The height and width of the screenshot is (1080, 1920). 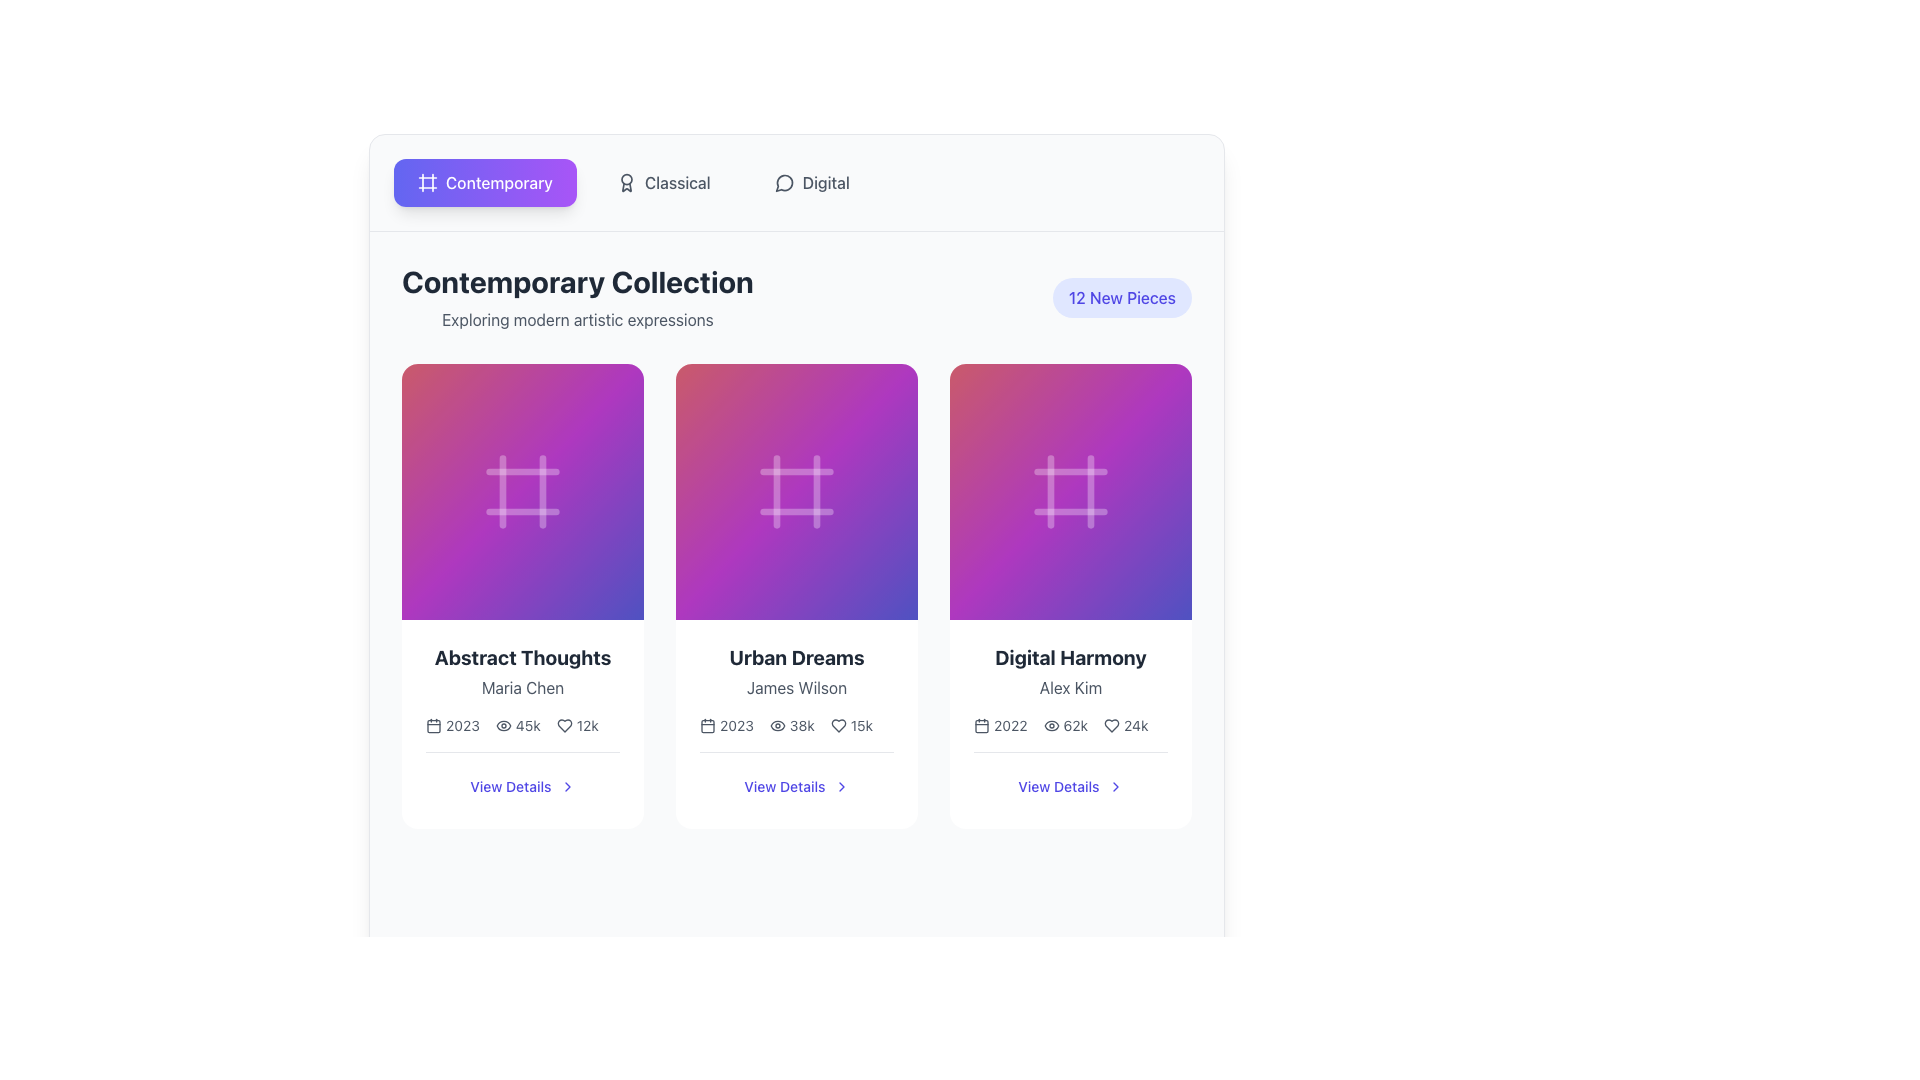 I want to click on the list item showcasing 'Urban Dreams' by James Wilson, located in the second column under 'Contemporary Collection', so click(x=795, y=595).